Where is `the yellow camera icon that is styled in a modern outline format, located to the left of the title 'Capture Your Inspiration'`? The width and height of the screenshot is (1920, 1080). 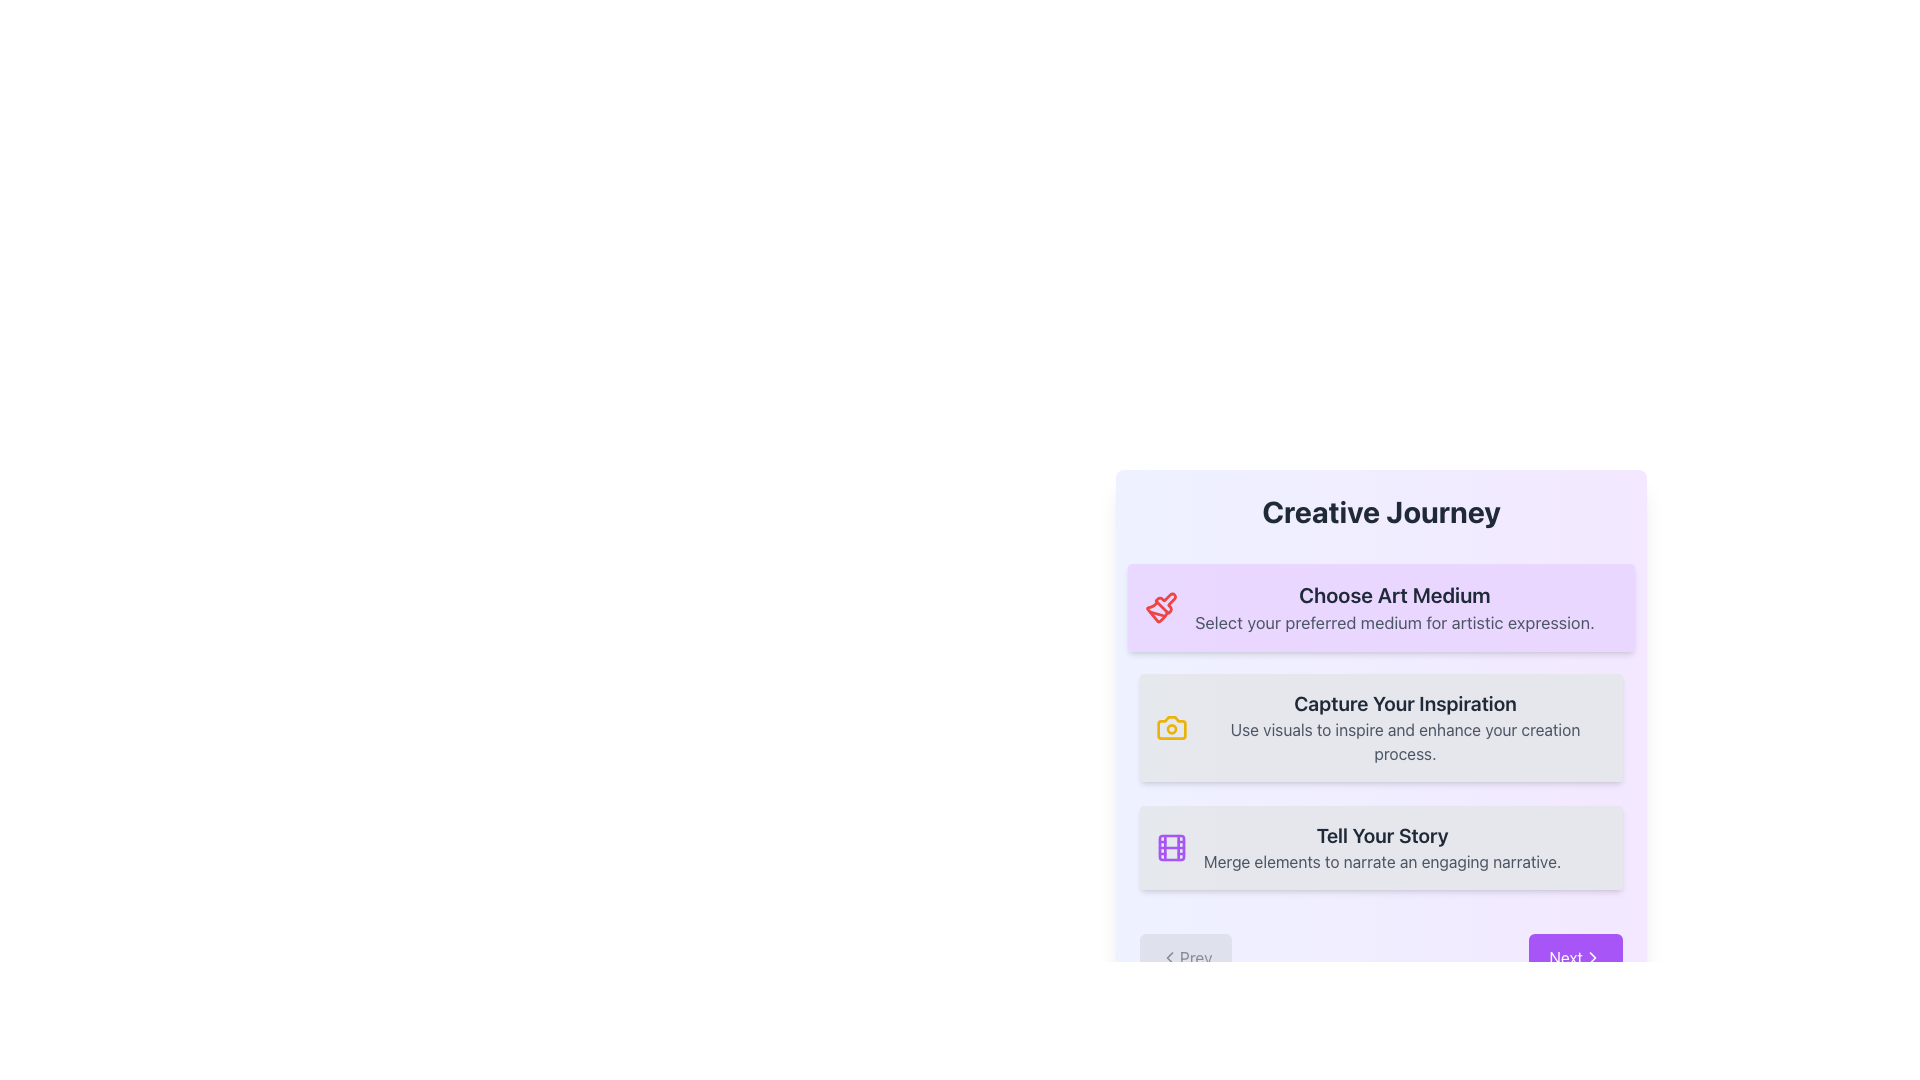 the yellow camera icon that is styled in a modern outline format, located to the left of the title 'Capture Your Inspiration' is located at coordinates (1171, 728).